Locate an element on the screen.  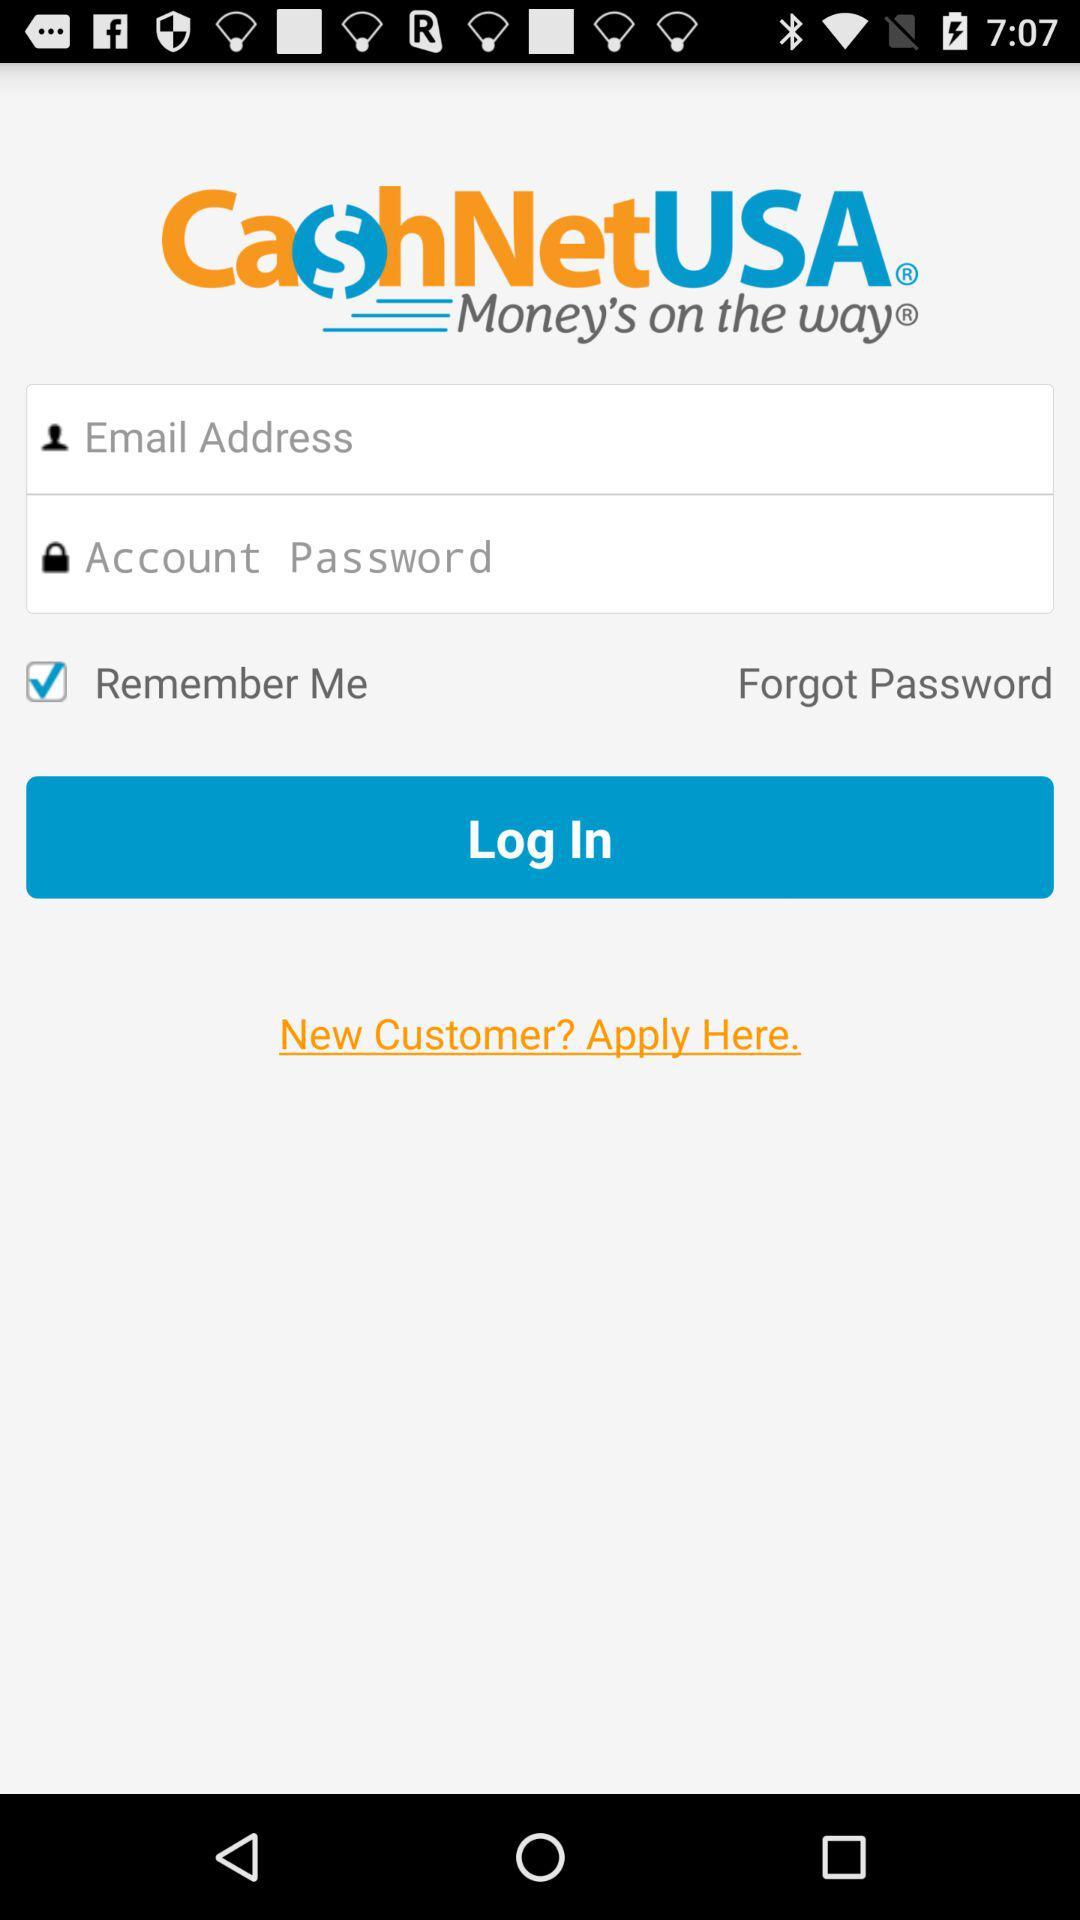
the item above log in button is located at coordinates (709, 681).